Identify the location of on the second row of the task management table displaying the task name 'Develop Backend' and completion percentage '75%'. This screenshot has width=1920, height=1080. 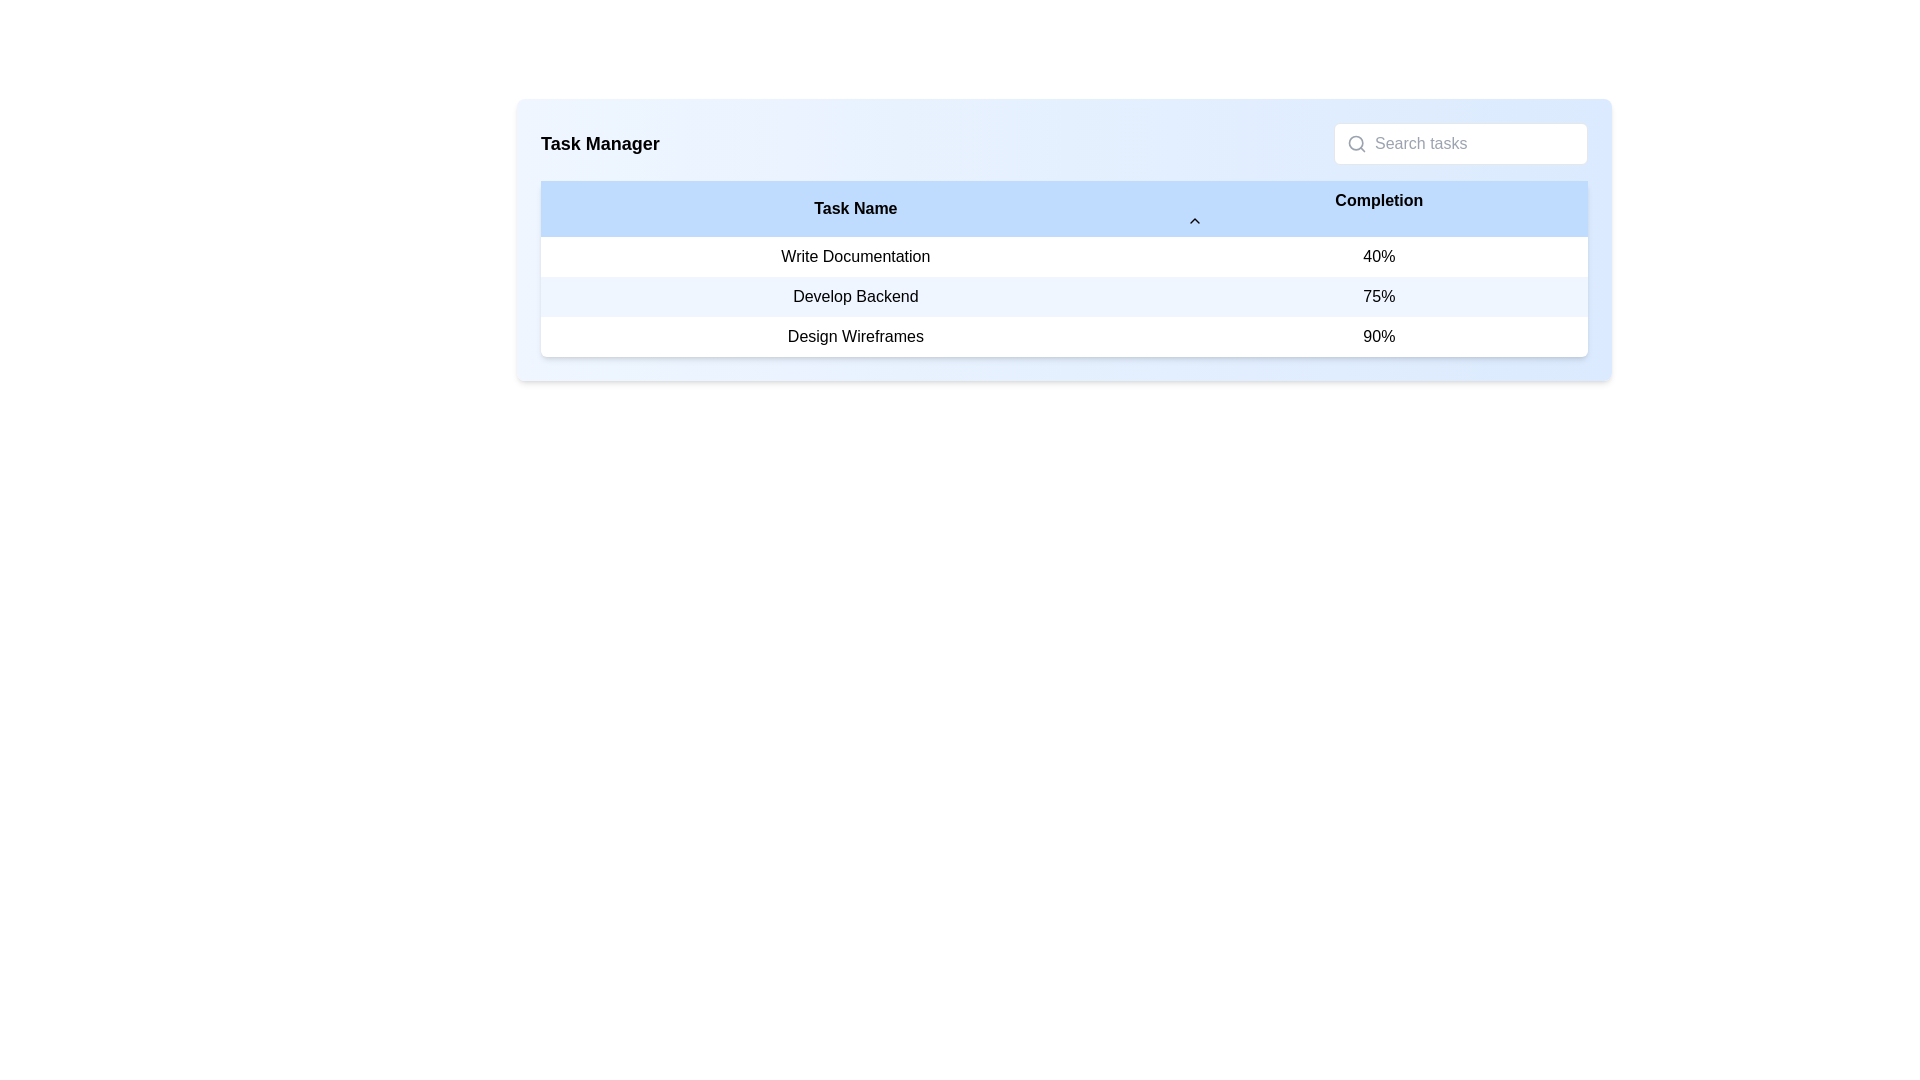
(1063, 297).